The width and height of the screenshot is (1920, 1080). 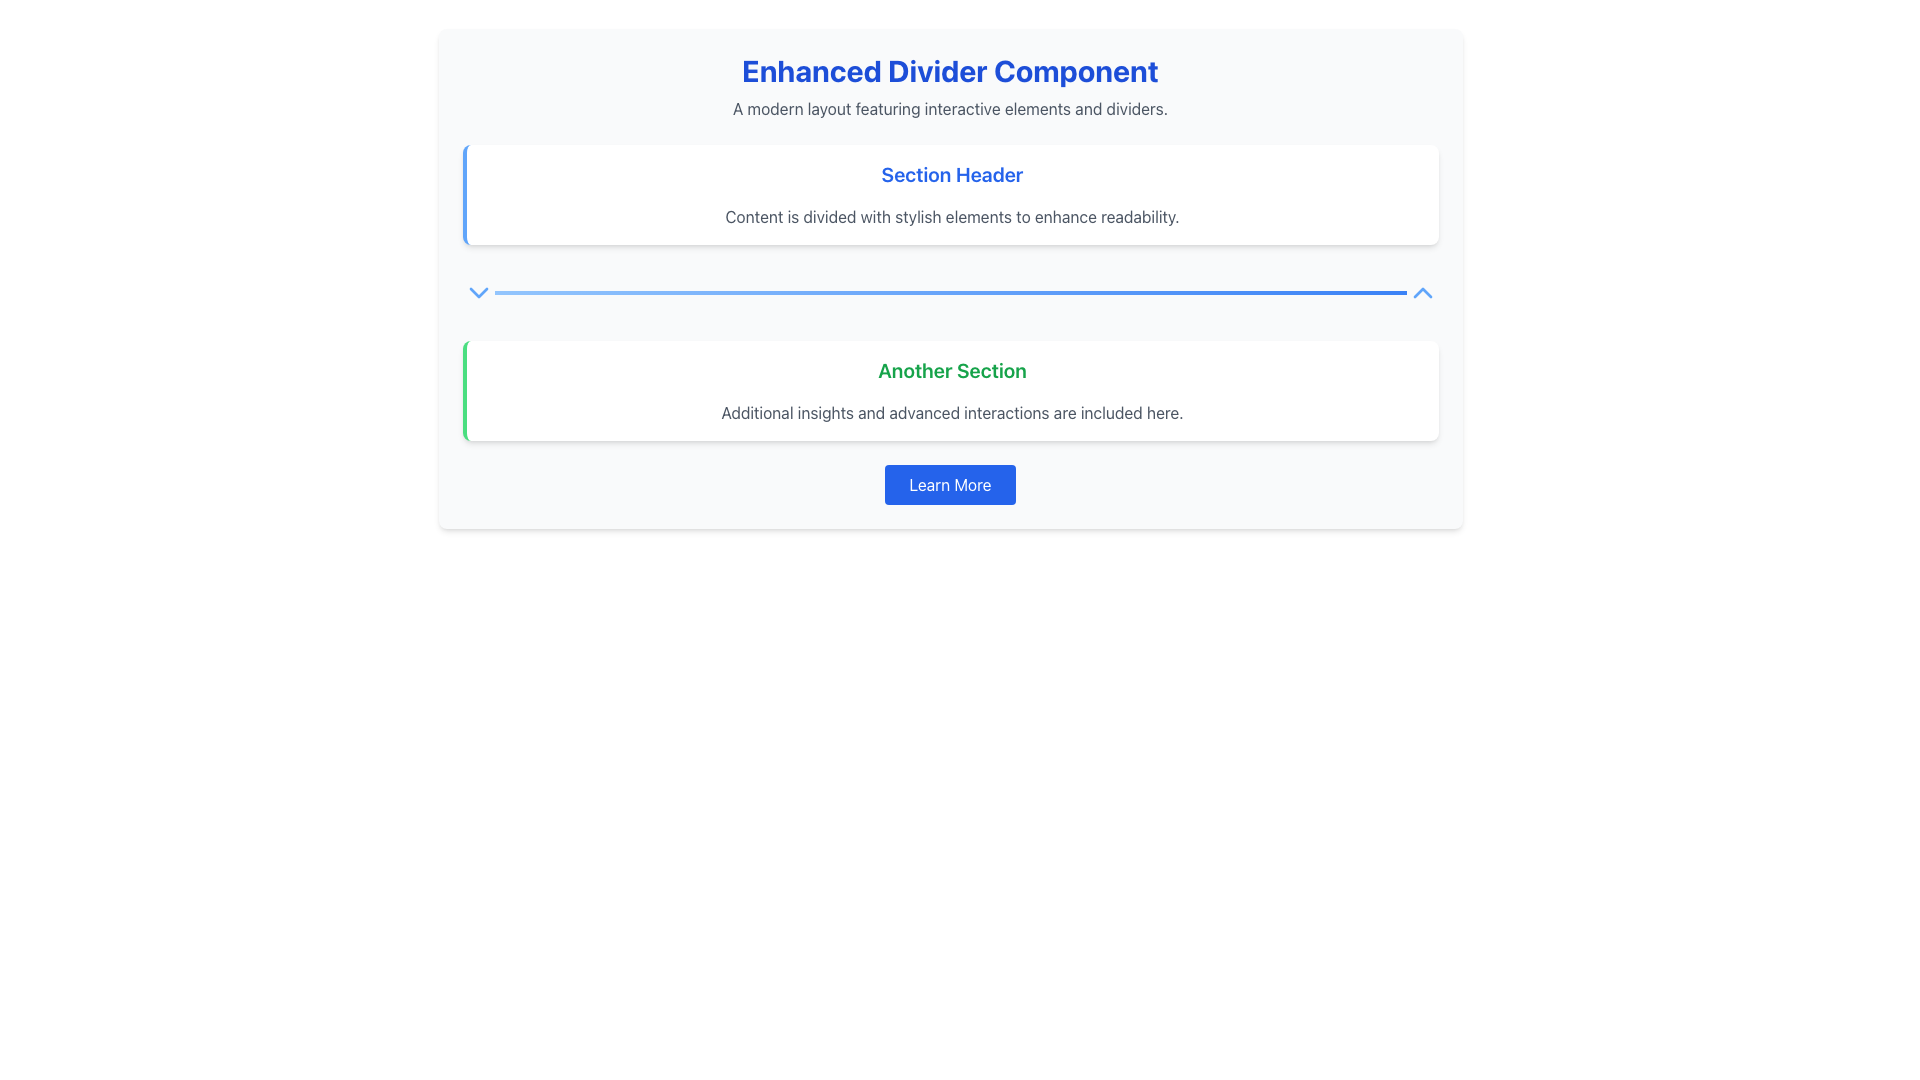 I want to click on the bold text label reading 'Enhanced Divider Component', which is centrally located near the top of the interface, so click(x=949, y=69).